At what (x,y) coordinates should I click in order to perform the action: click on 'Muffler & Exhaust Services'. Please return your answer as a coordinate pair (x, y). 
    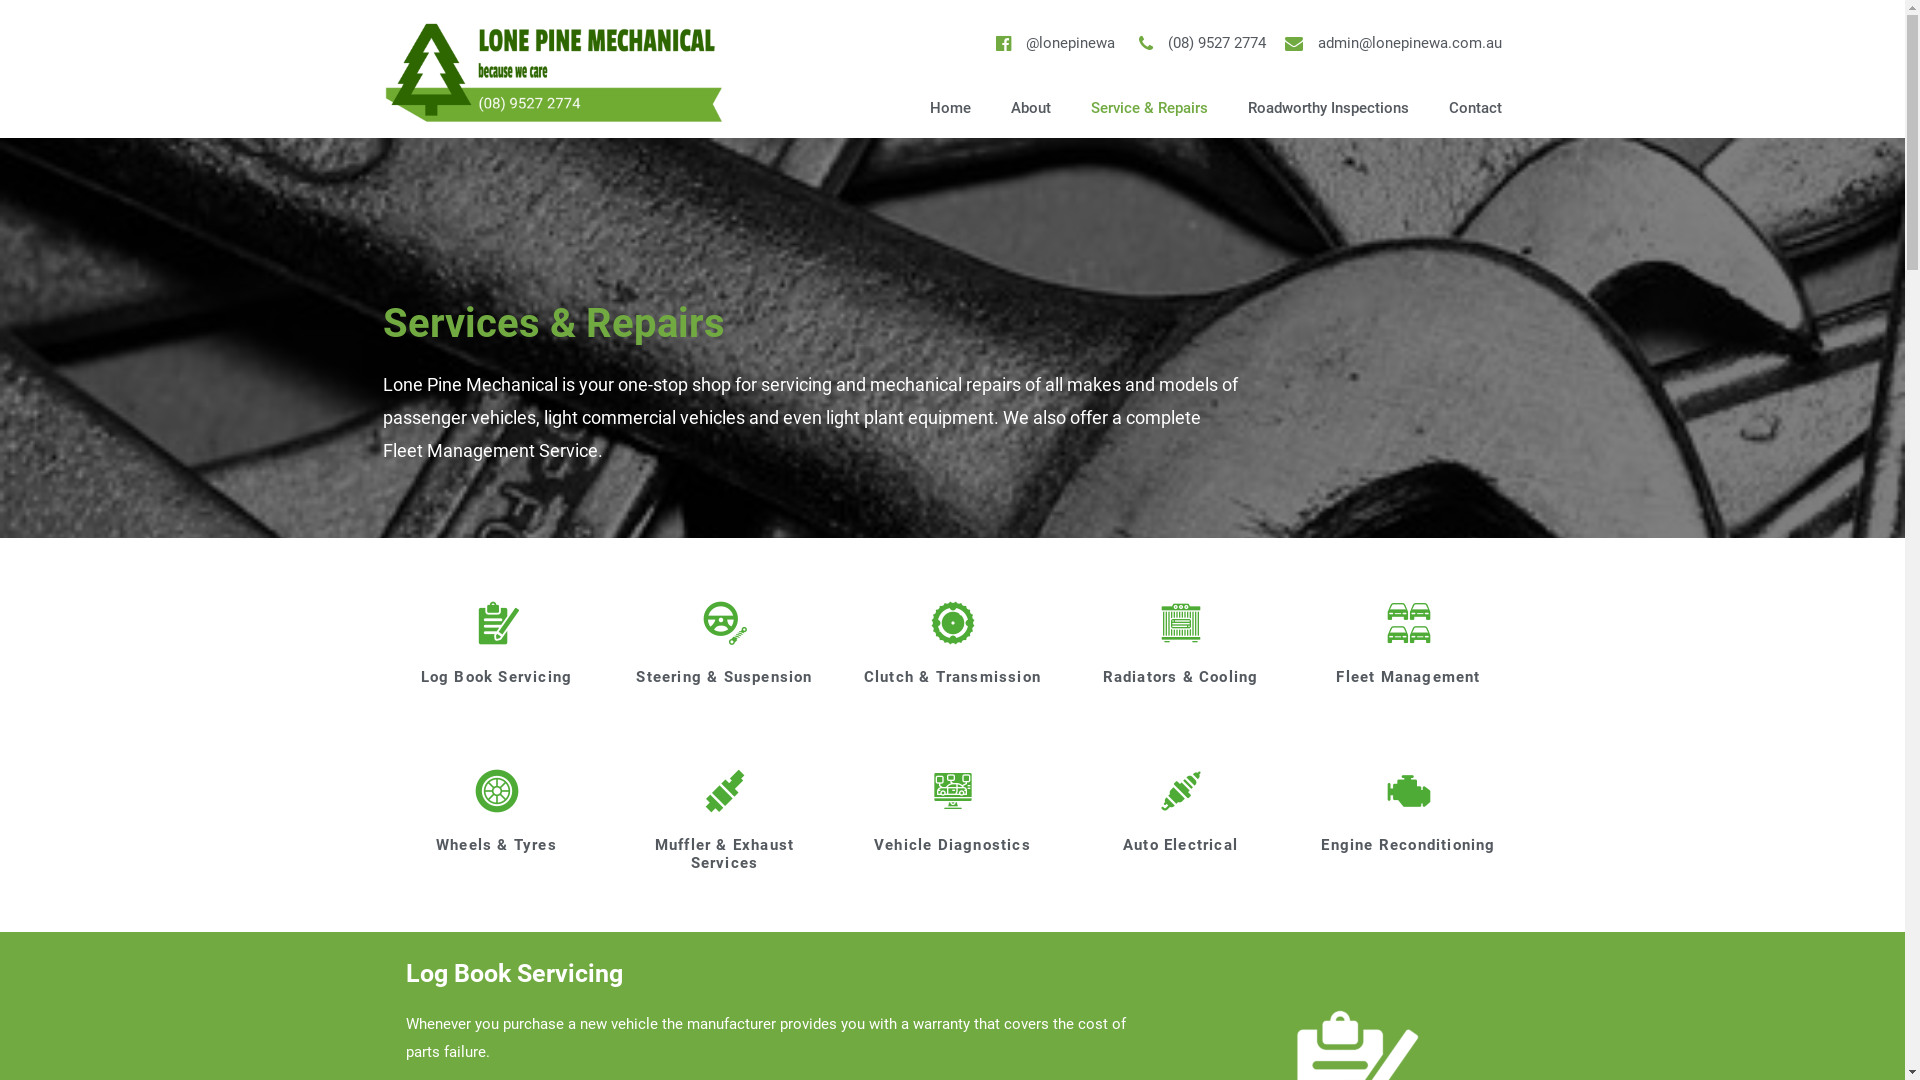
    Looking at the image, I should click on (723, 853).